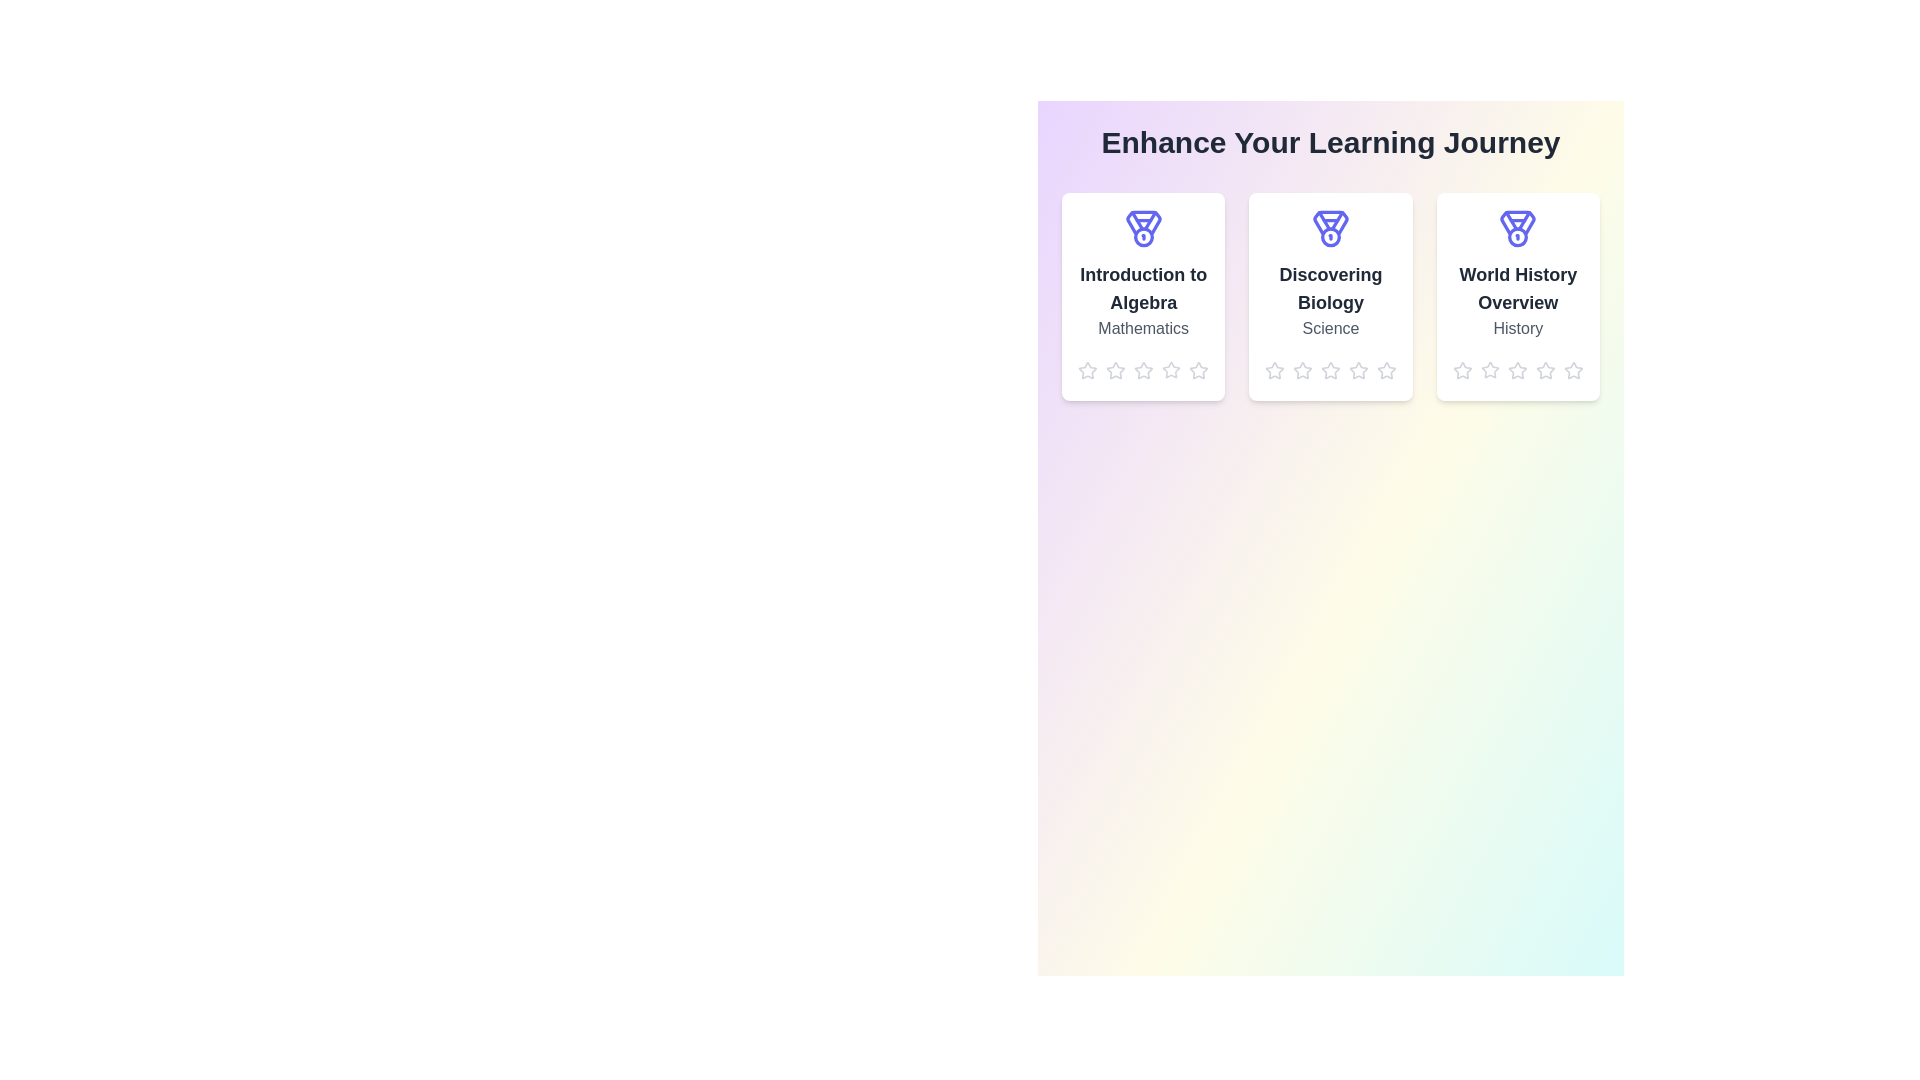 The width and height of the screenshot is (1920, 1080). What do you see at coordinates (1517, 297) in the screenshot?
I see `the card for the module titled 'World History Overview'` at bounding box center [1517, 297].